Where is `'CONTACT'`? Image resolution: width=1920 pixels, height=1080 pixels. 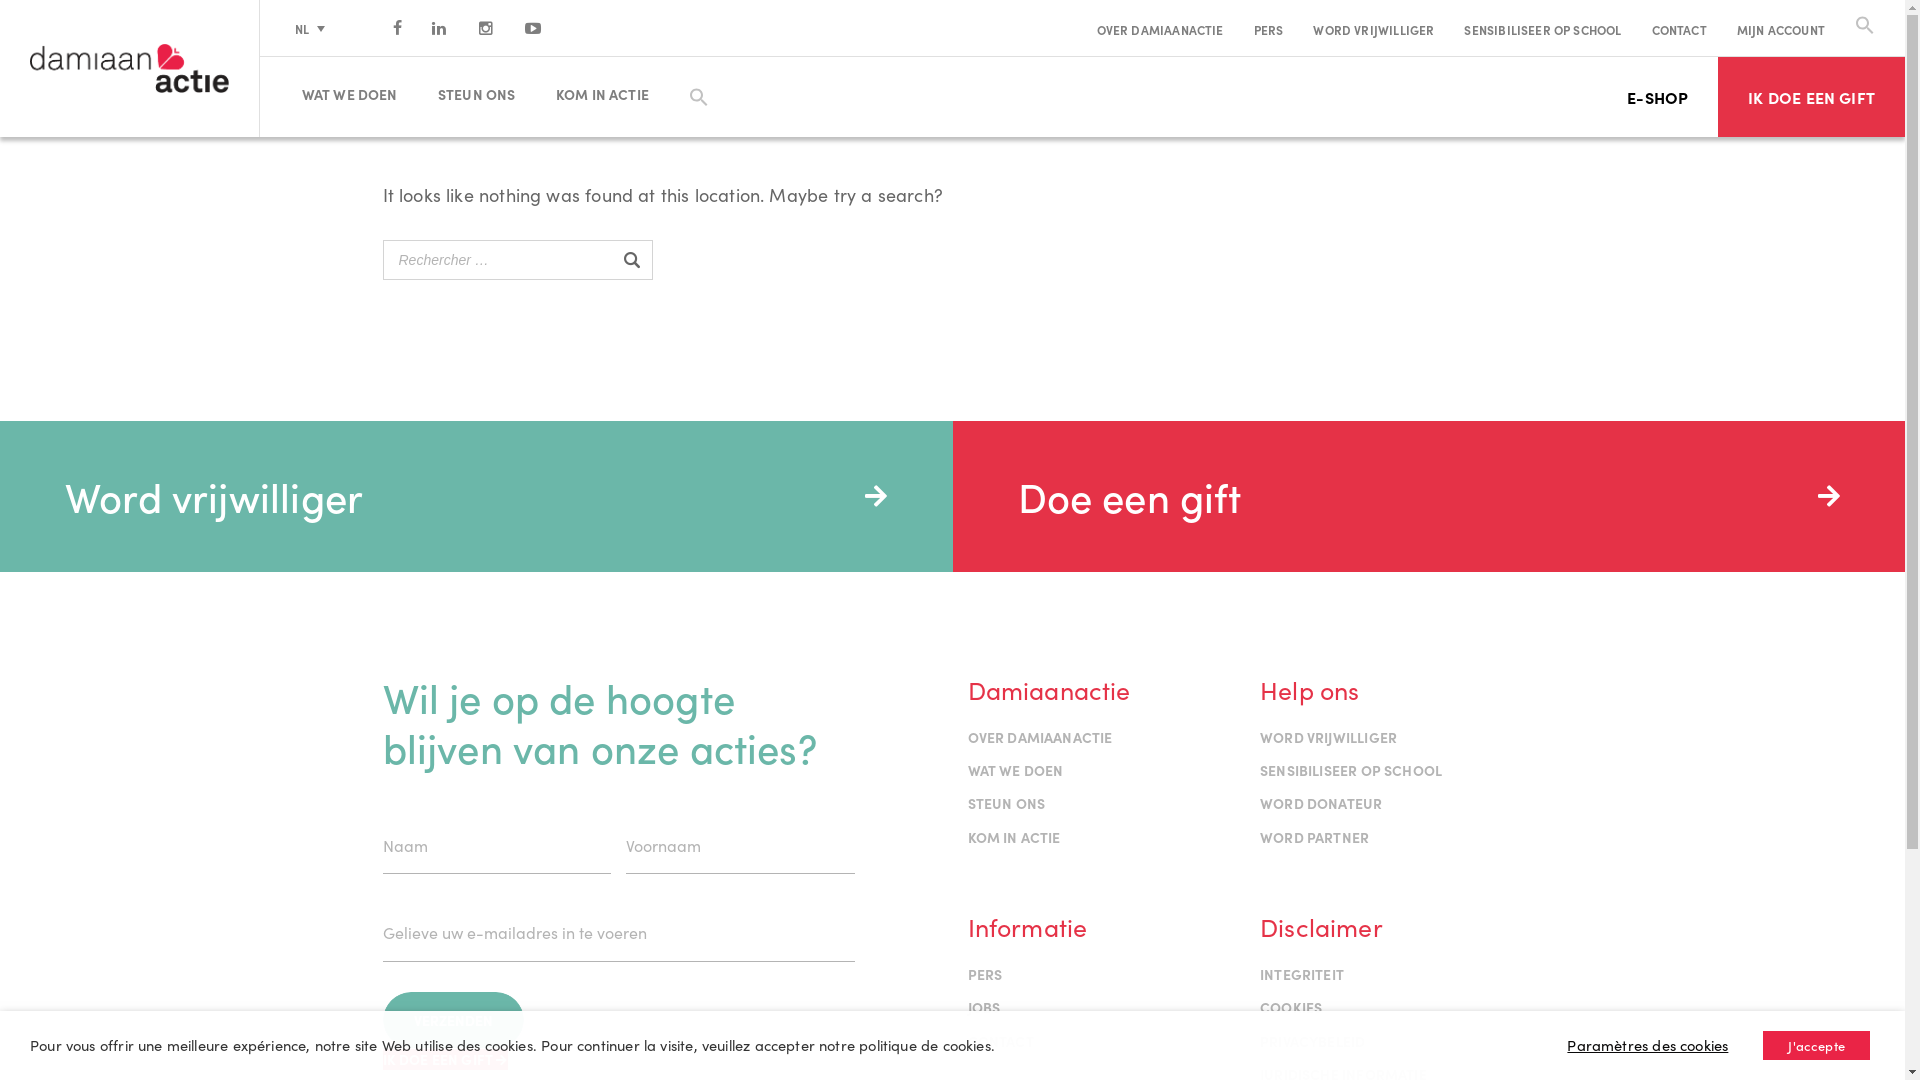 'CONTACT' is located at coordinates (1679, 29).